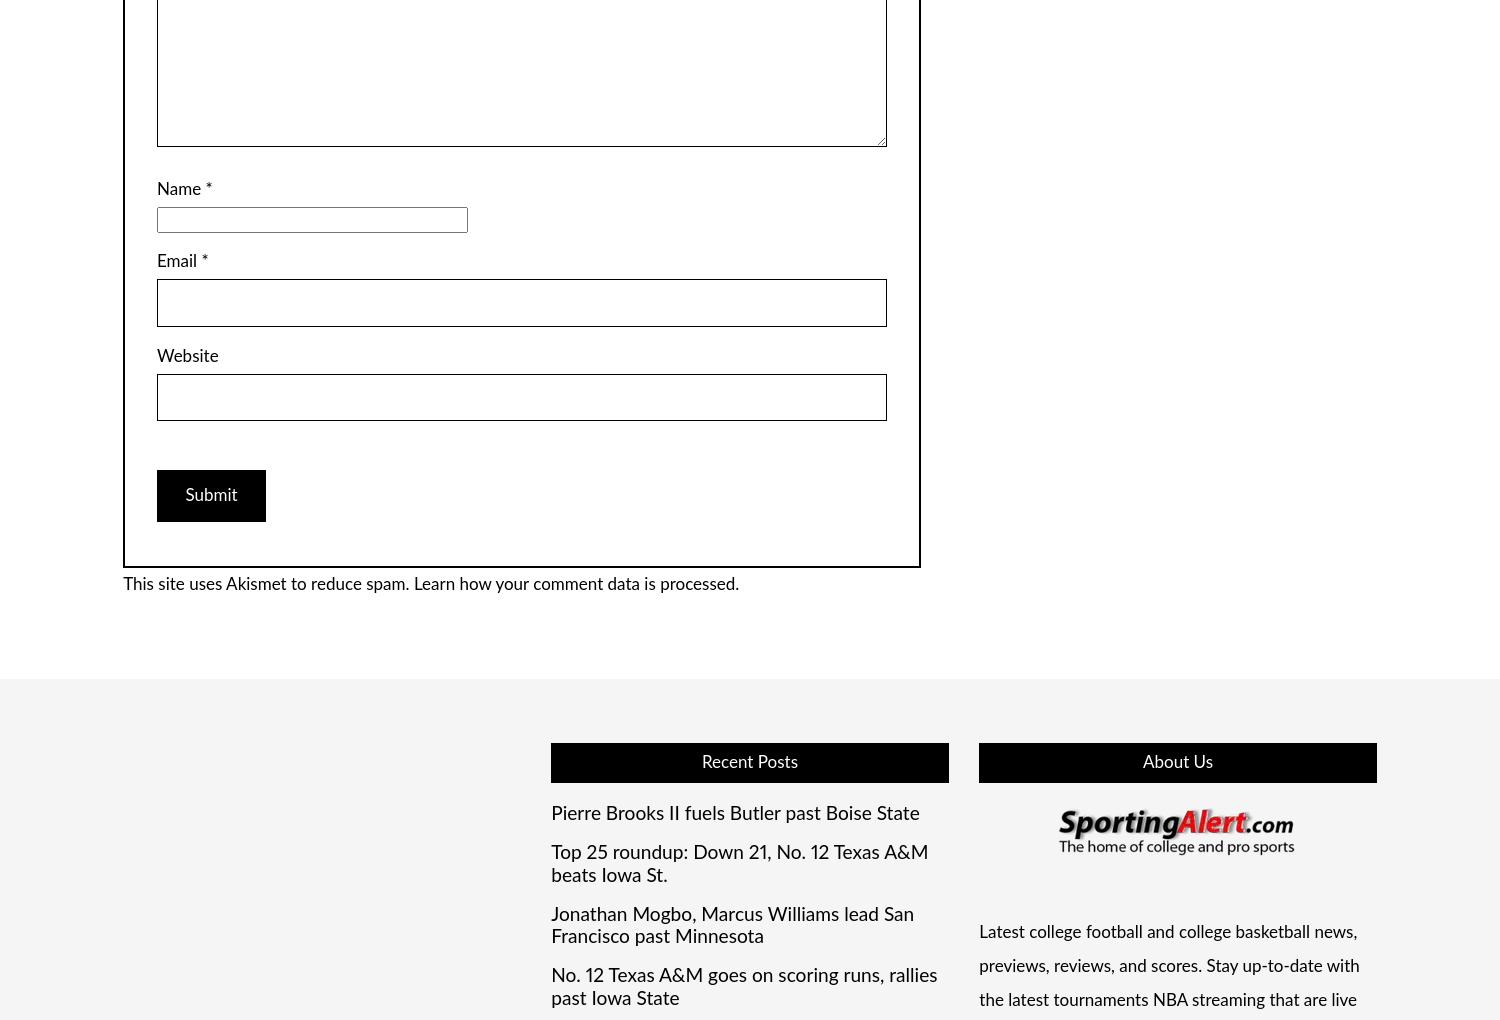  What do you see at coordinates (1177, 761) in the screenshot?
I see `'About Us'` at bounding box center [1177, 761].